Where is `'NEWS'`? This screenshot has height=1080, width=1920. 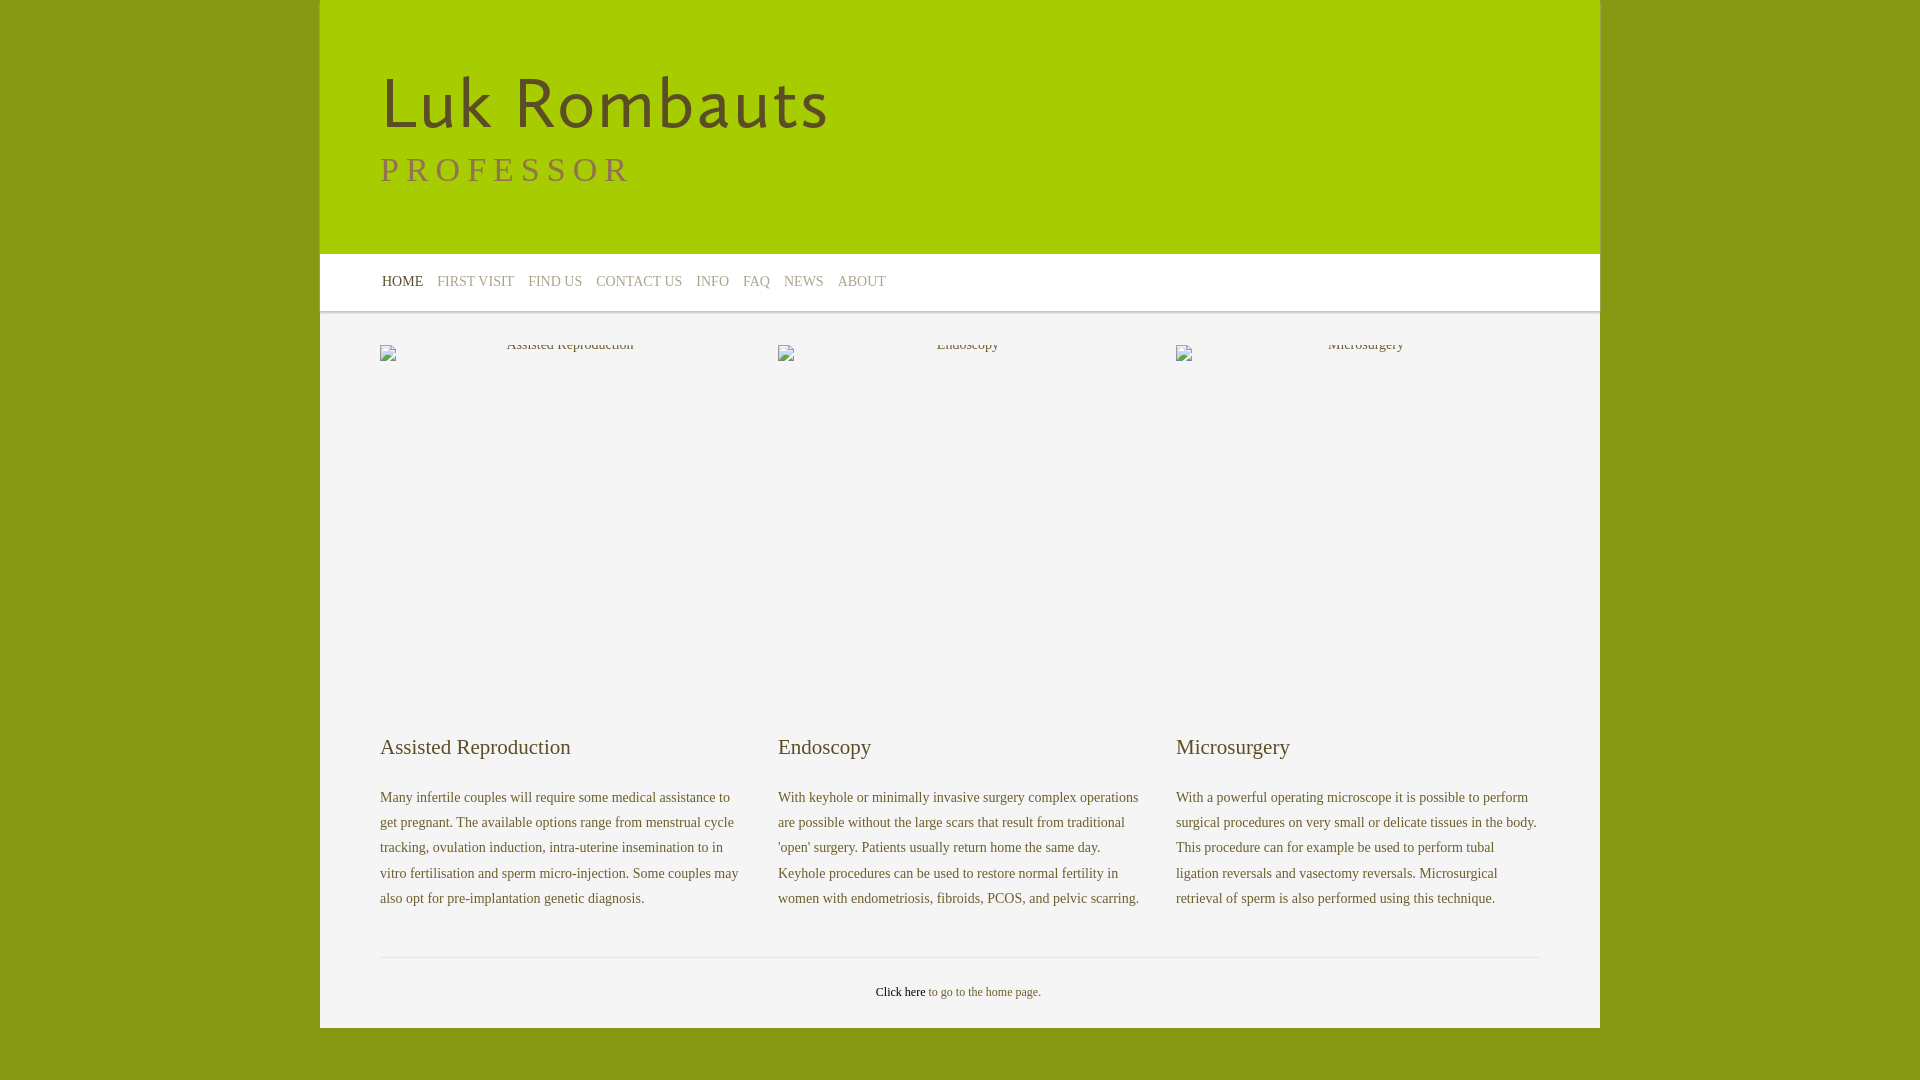 'NEWS' is located at coordinates (803, 282).